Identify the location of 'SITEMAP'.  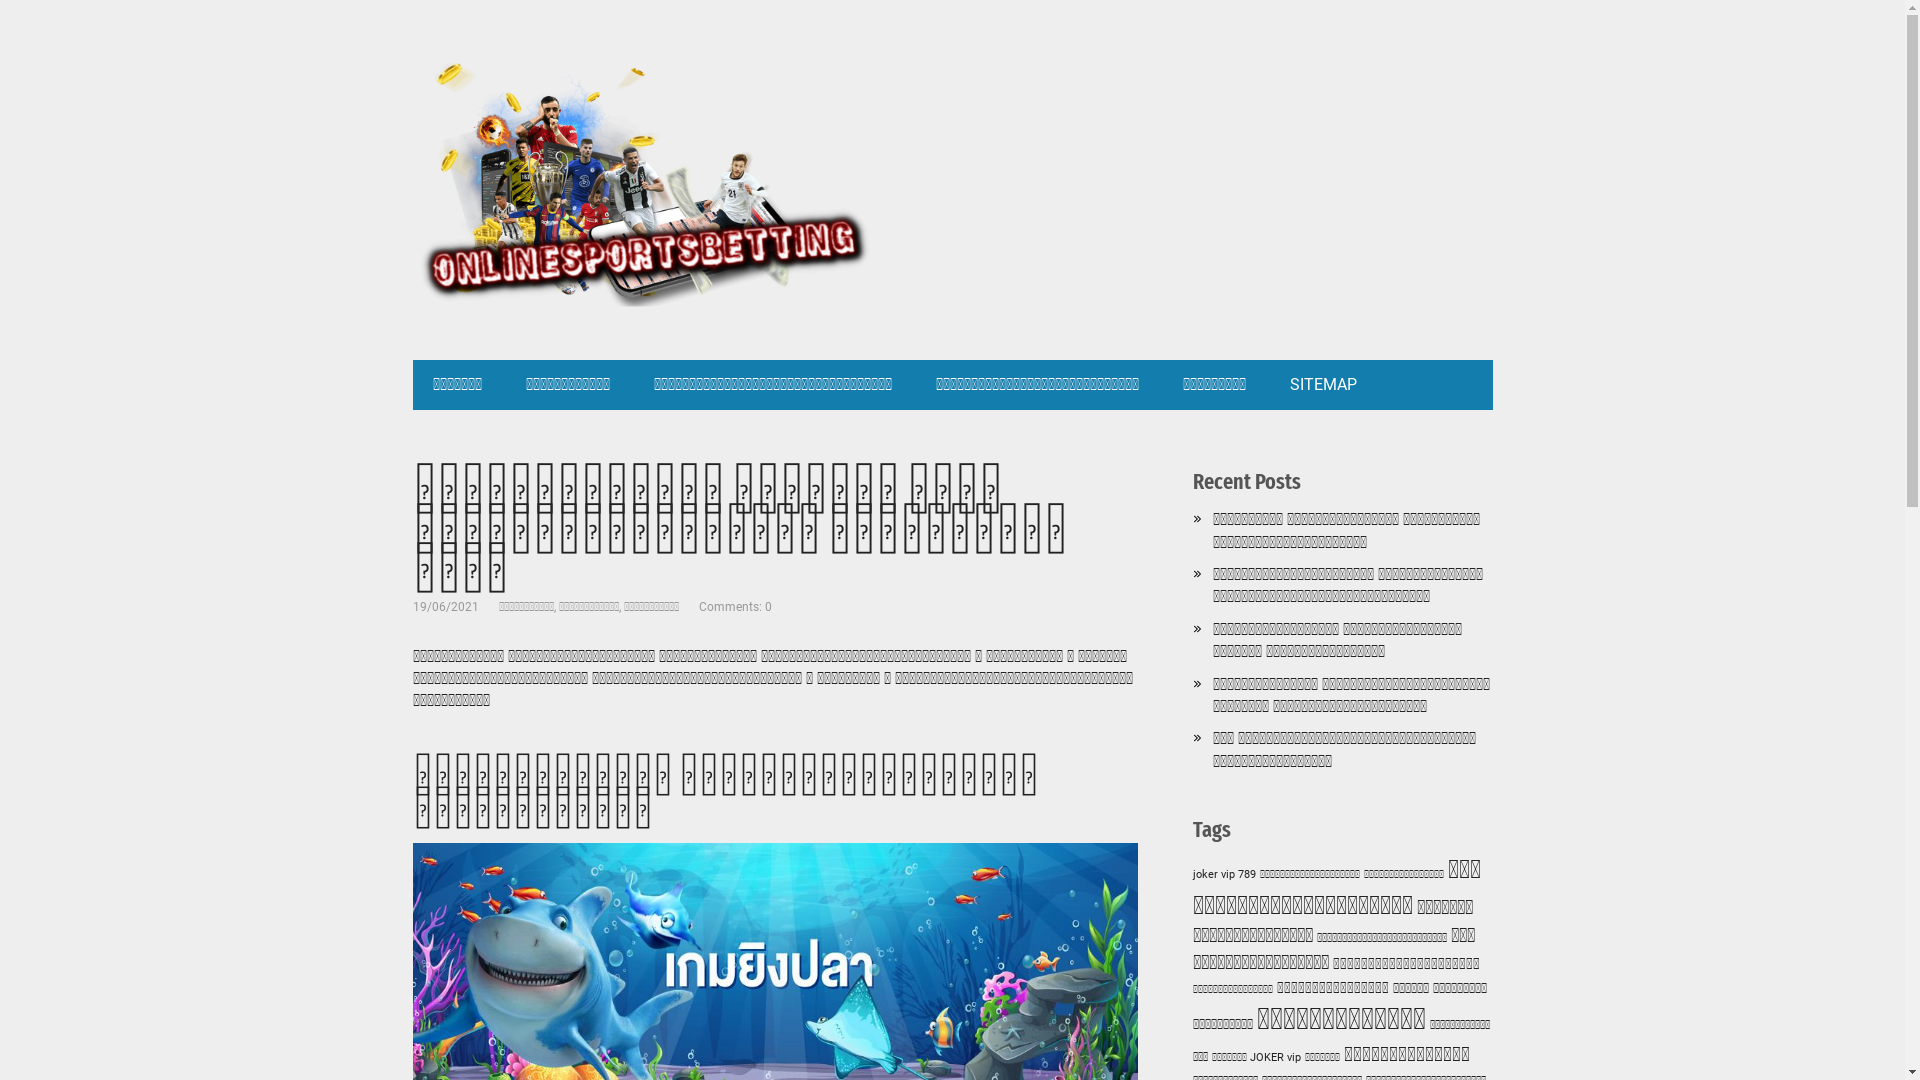
(1323, 385).